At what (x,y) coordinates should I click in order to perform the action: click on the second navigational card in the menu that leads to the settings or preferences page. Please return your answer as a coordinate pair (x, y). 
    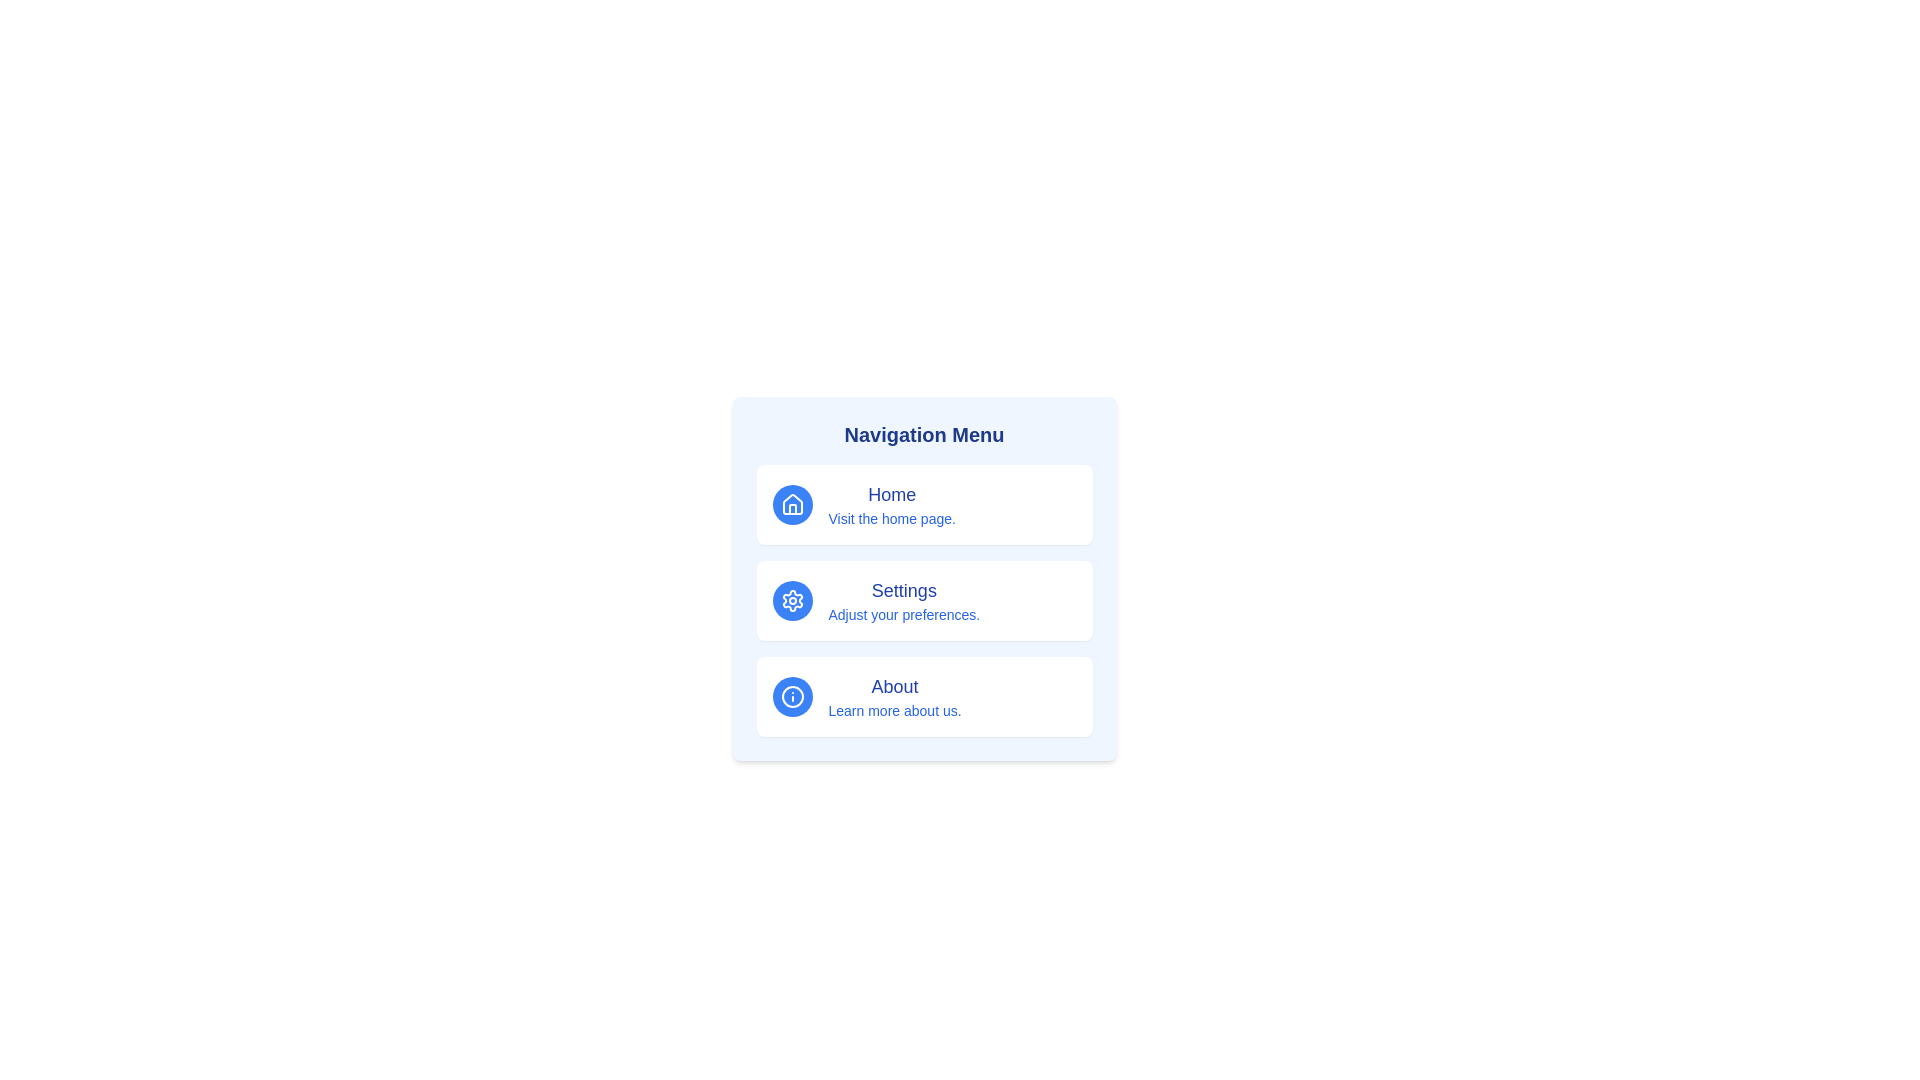
    Looking at the image, I should click on (923, 578).